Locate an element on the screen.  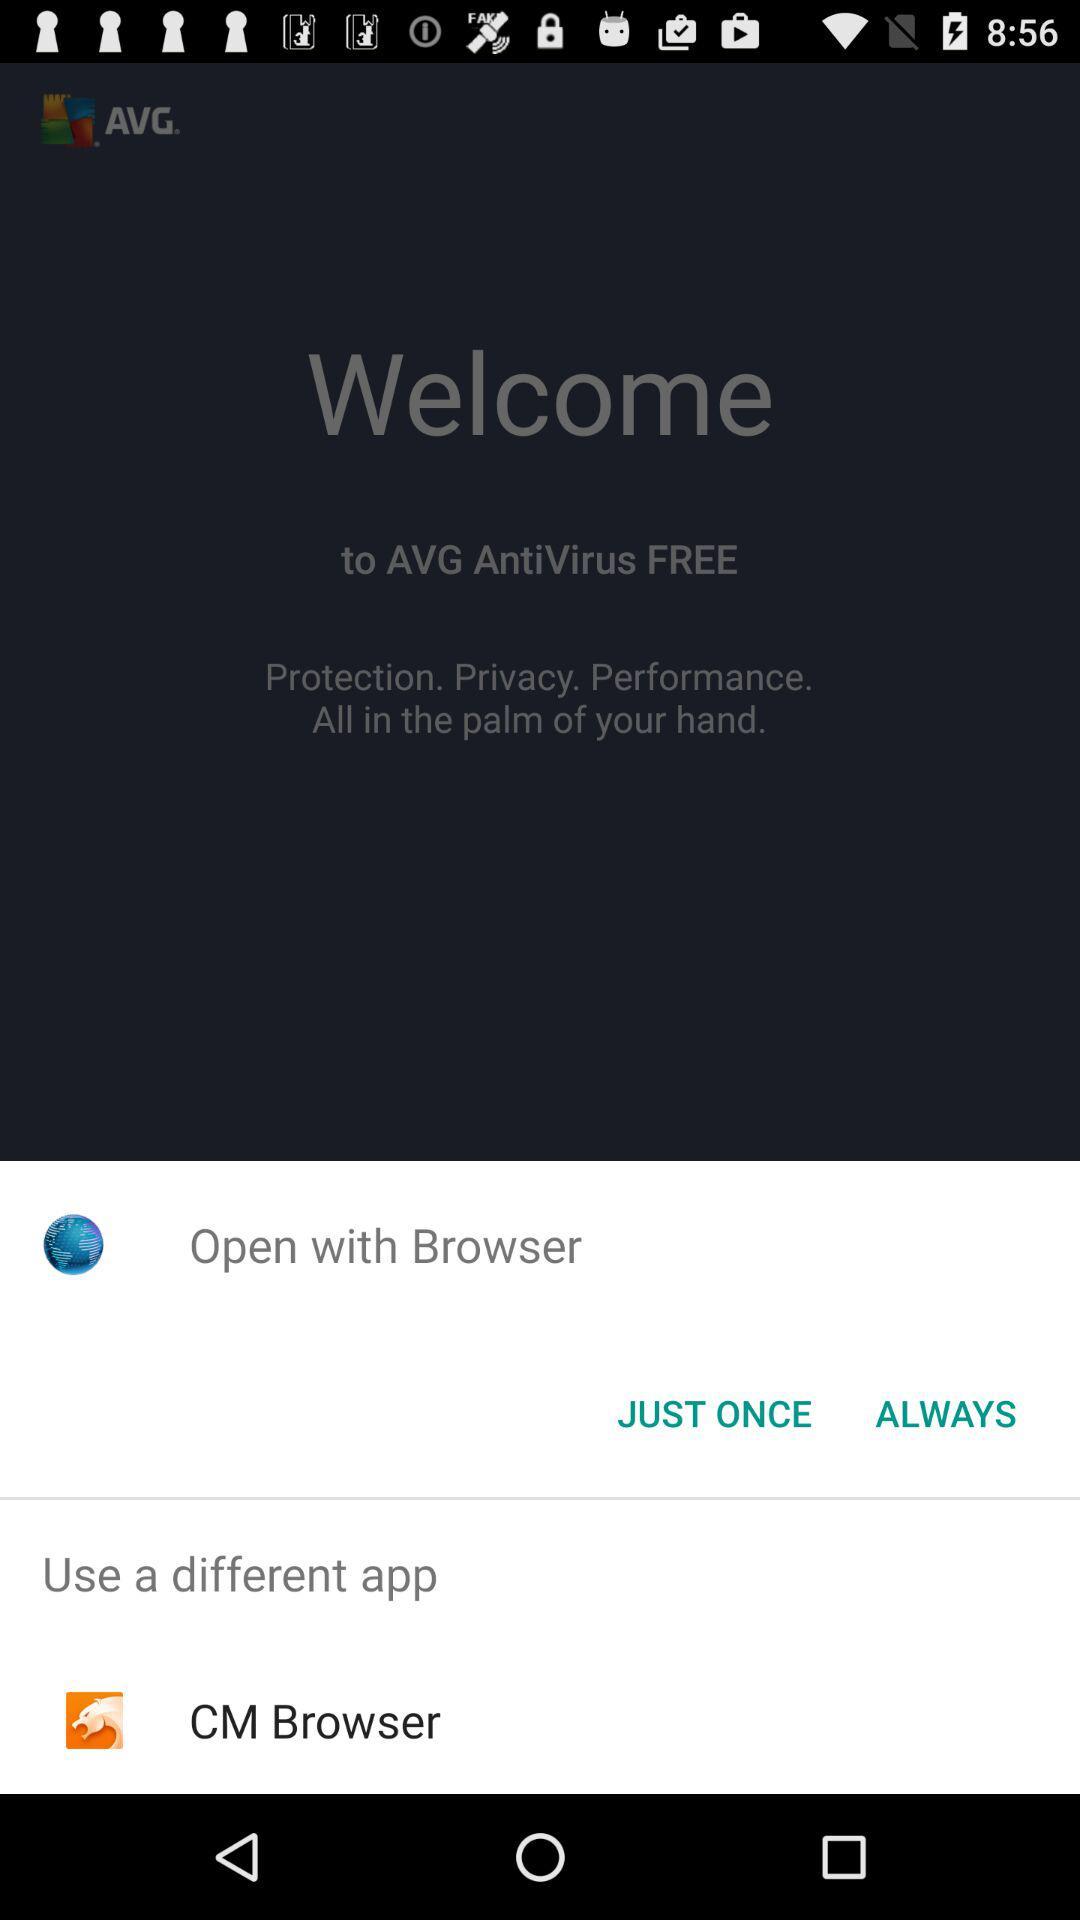
the button to the left of the always button is located at coordinates (713, 1411).